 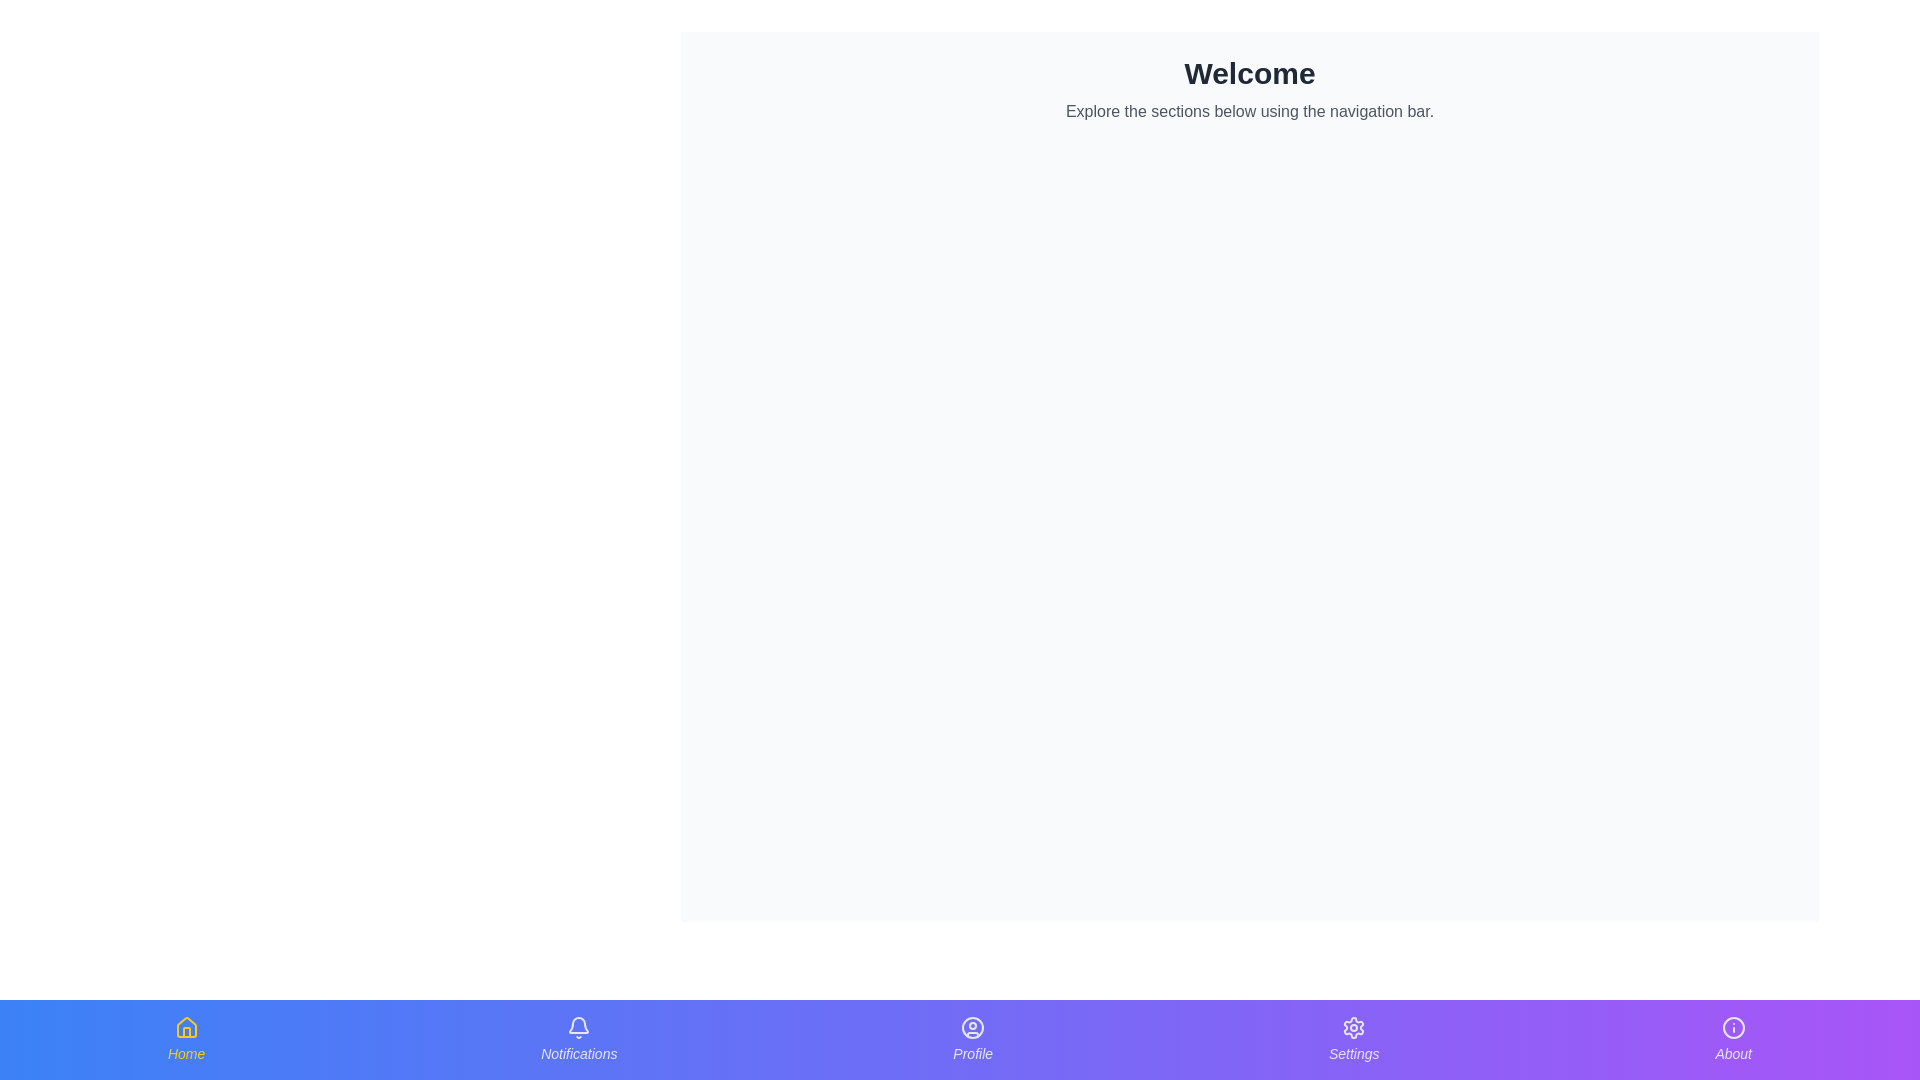 What do you see at coordinates (1248, 111) in the screenshot?
I see `guidance text label located below the 'Welcome' text, which provides navigation instructions` at bounding box center [1248, 111].